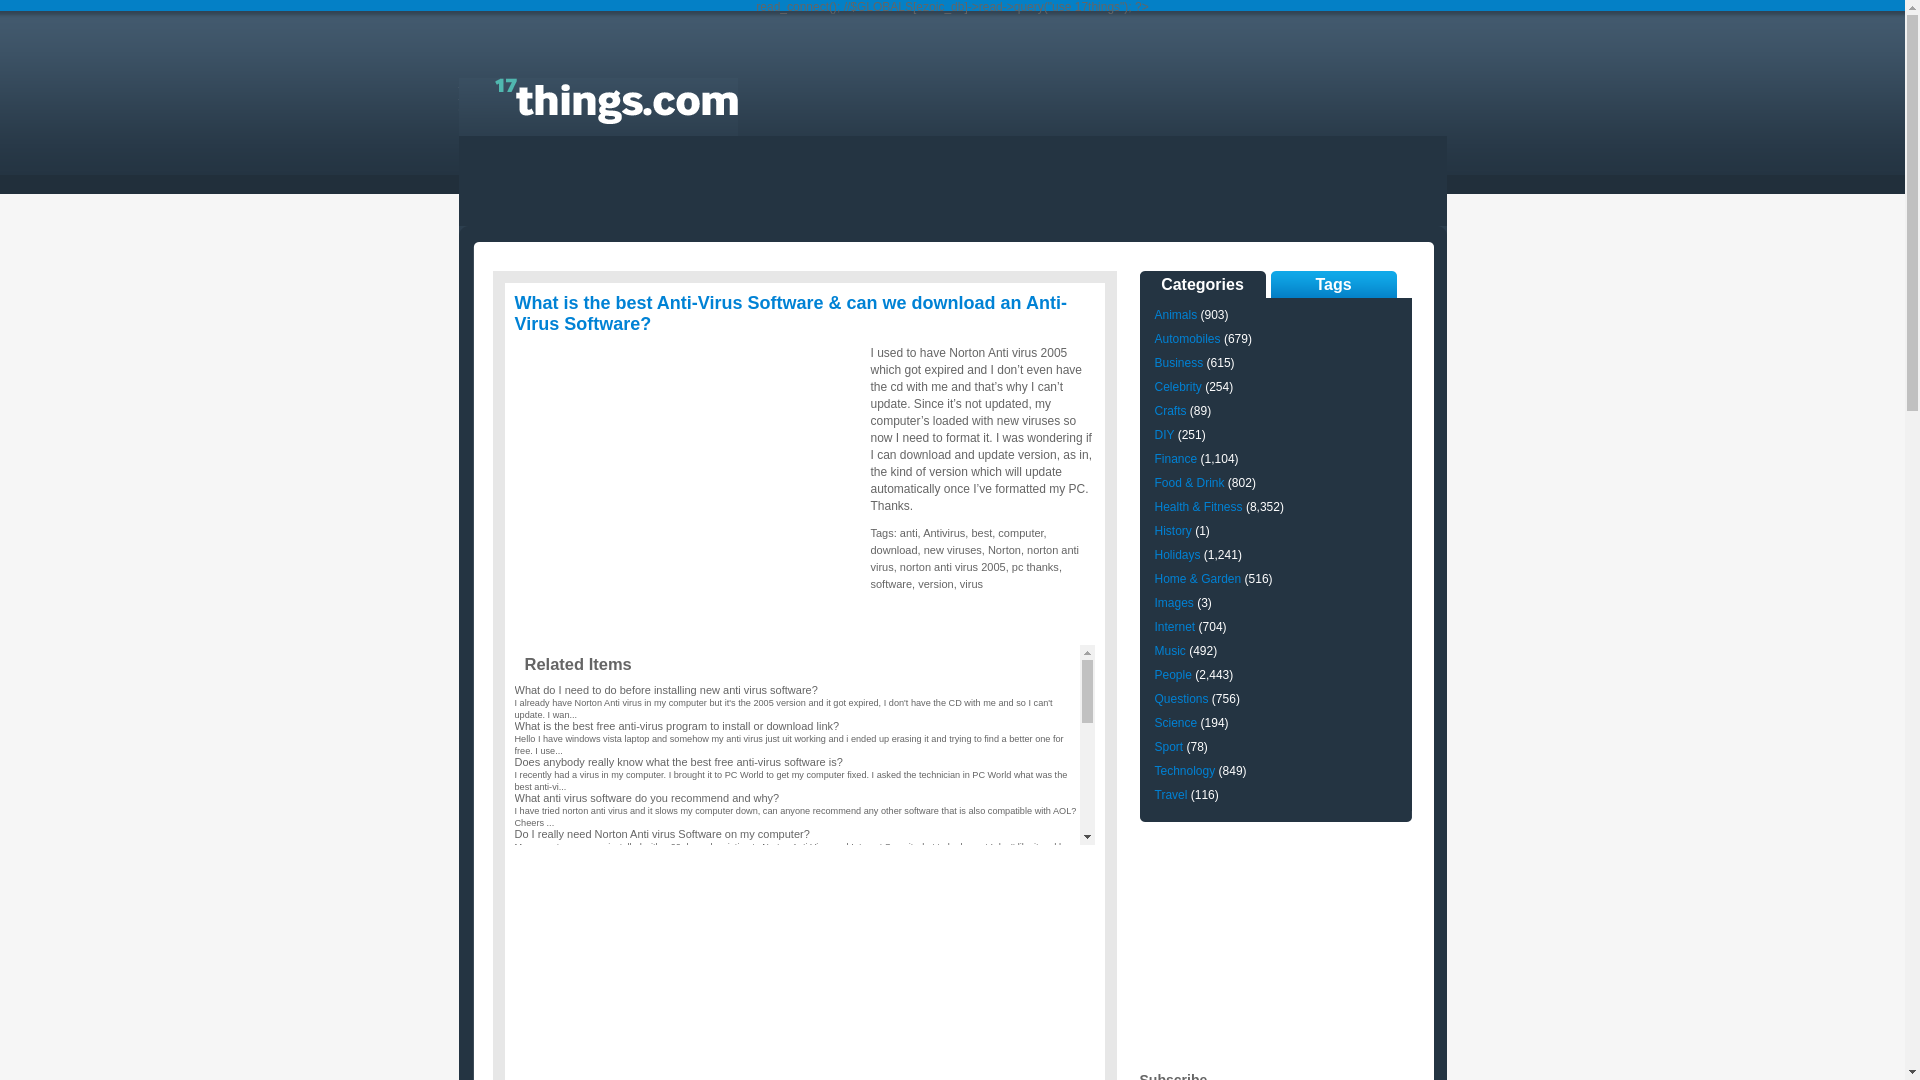  I want to click on 'Norton', so click(1004, 550).